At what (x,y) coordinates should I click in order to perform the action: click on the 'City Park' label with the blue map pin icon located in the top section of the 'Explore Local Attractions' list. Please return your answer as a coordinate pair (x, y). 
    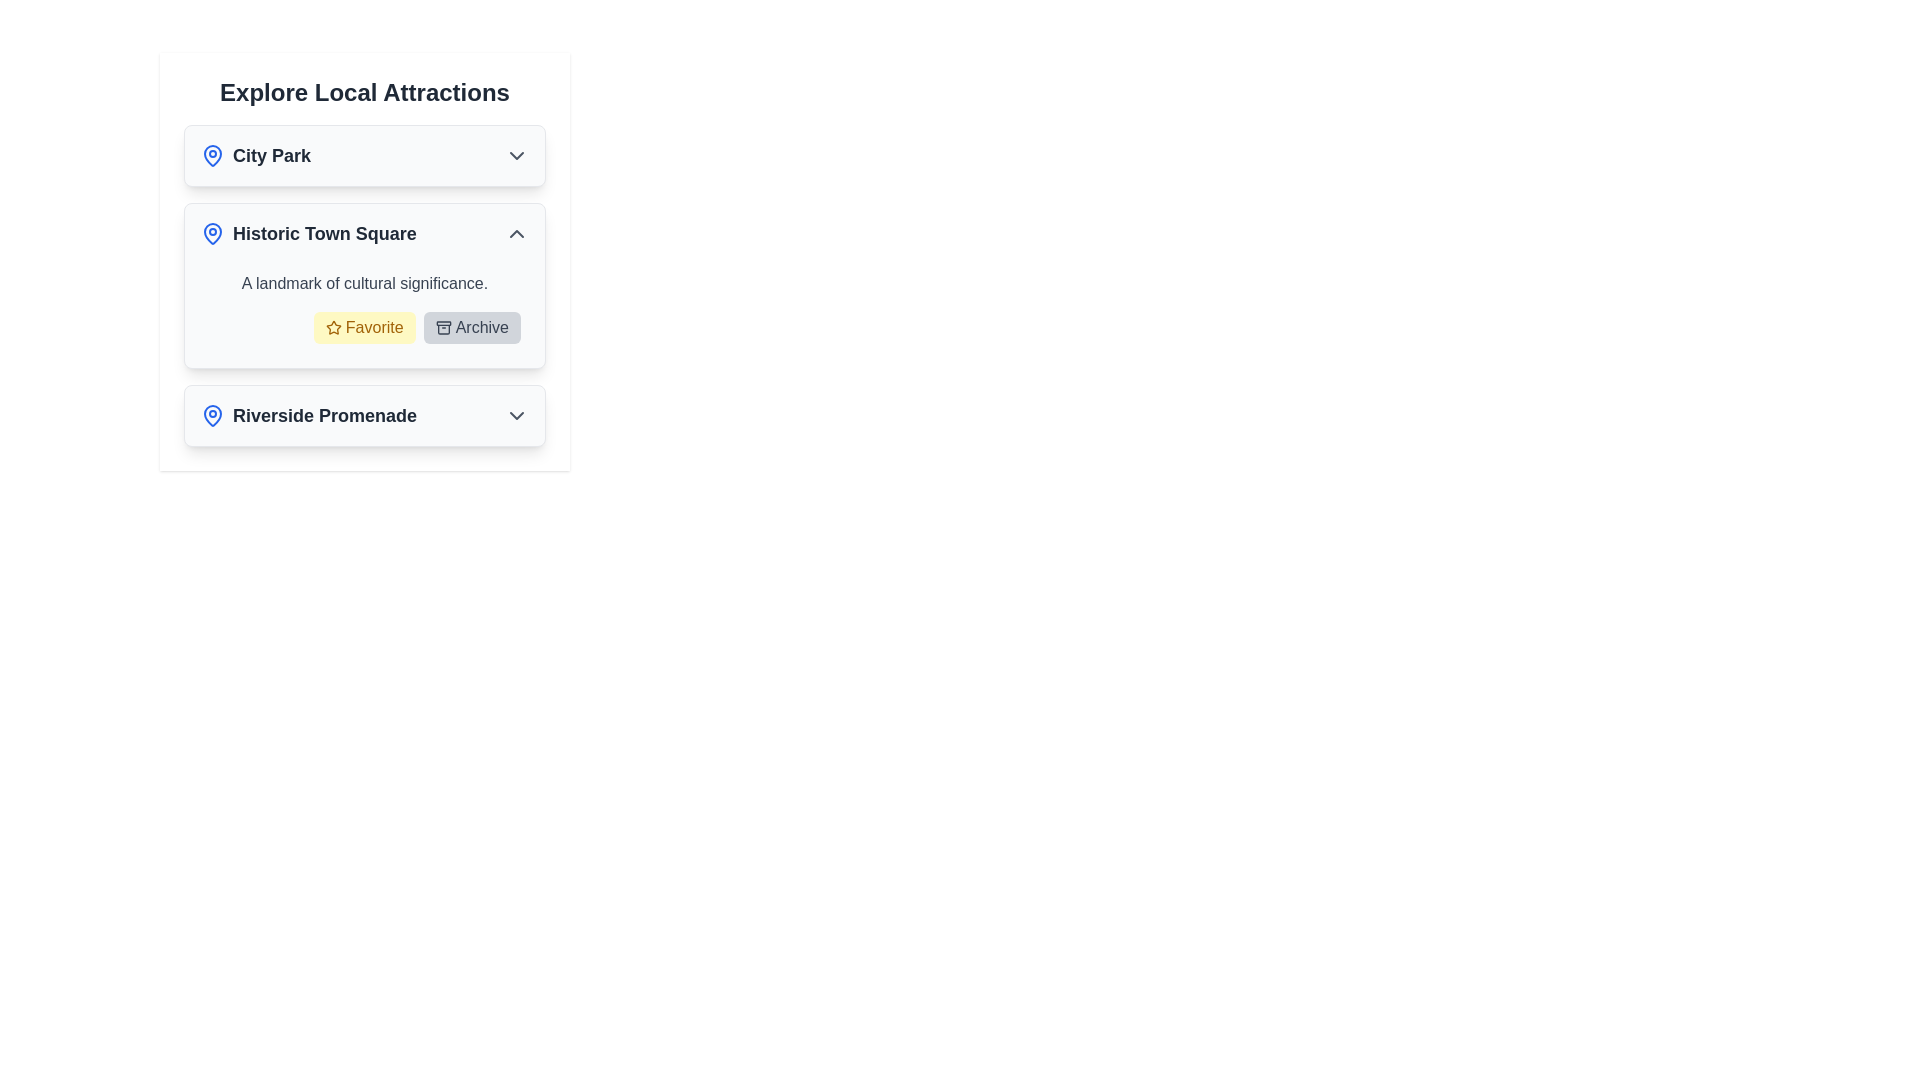
    Looking at the image, I should click on (254, 154).